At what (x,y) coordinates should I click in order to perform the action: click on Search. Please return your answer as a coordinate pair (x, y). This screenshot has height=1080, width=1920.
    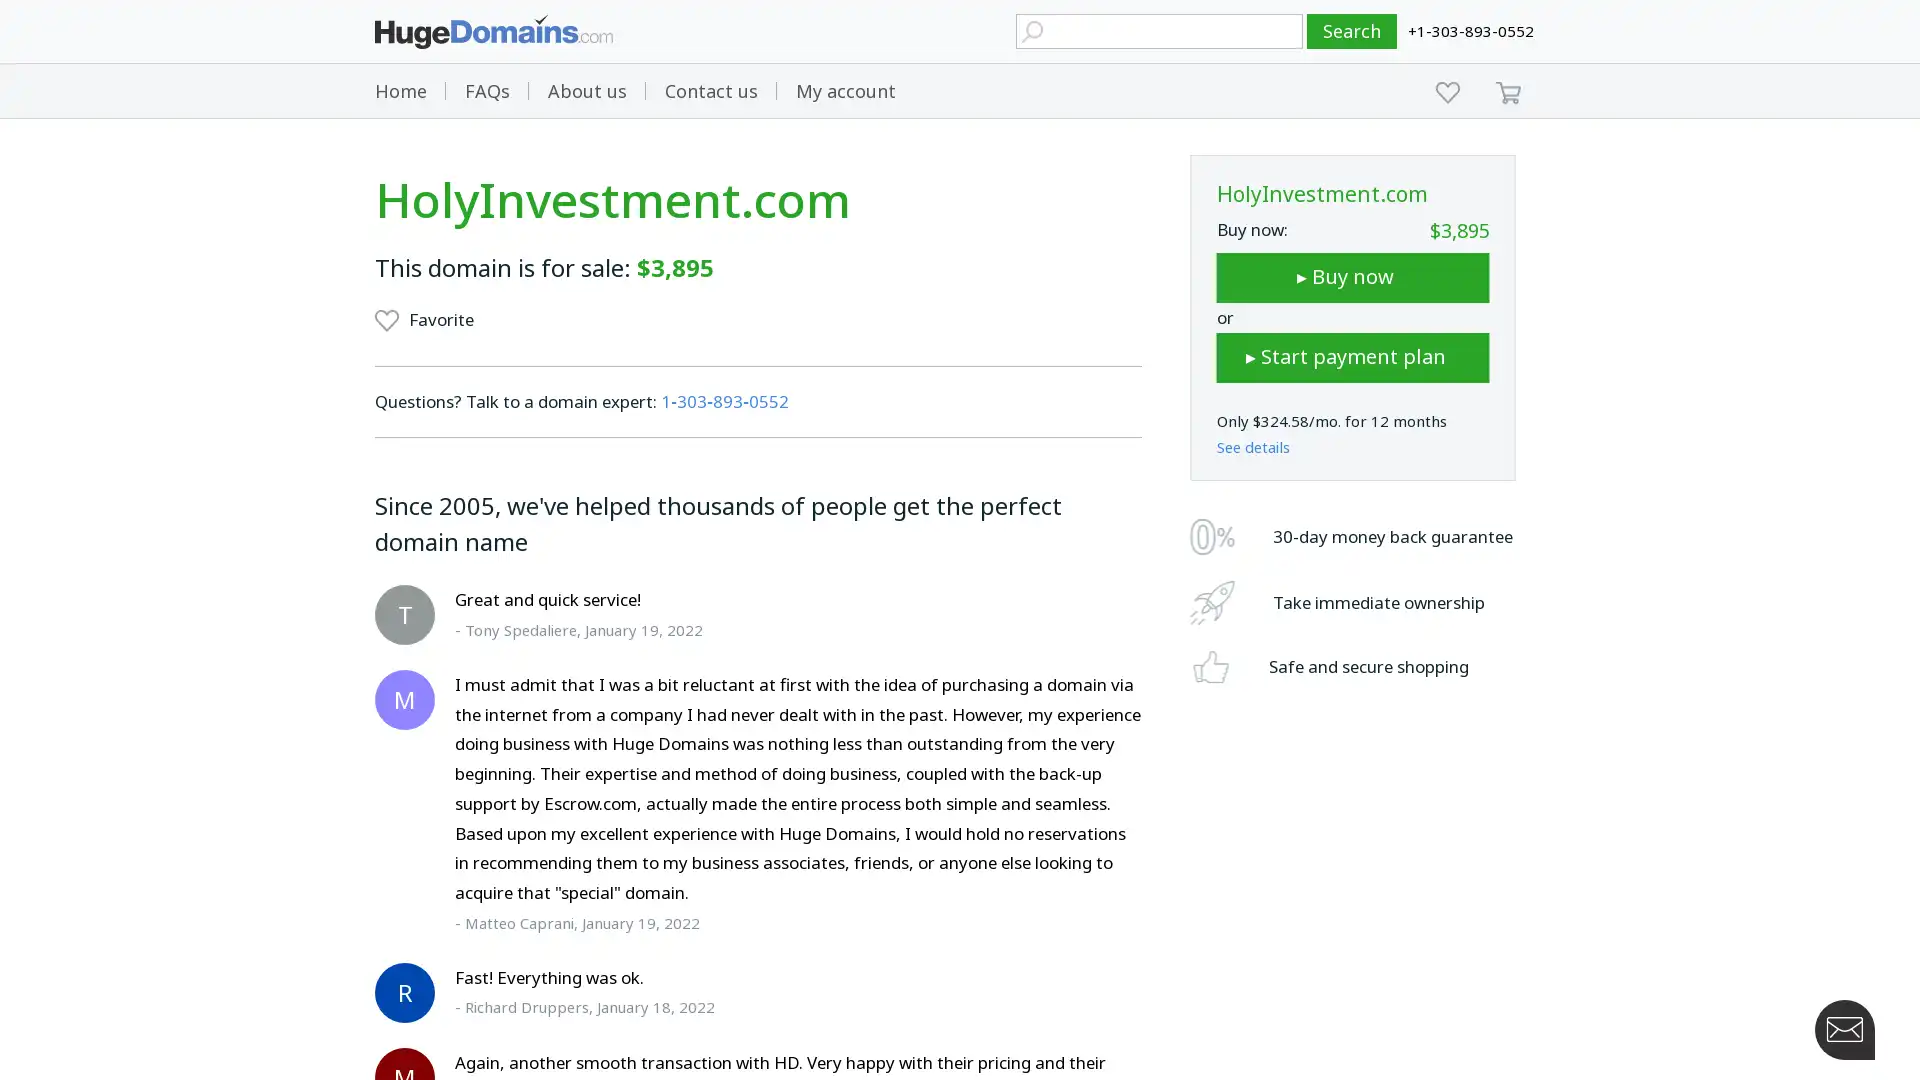
    Looking at the image, I should click on (1352, 31).